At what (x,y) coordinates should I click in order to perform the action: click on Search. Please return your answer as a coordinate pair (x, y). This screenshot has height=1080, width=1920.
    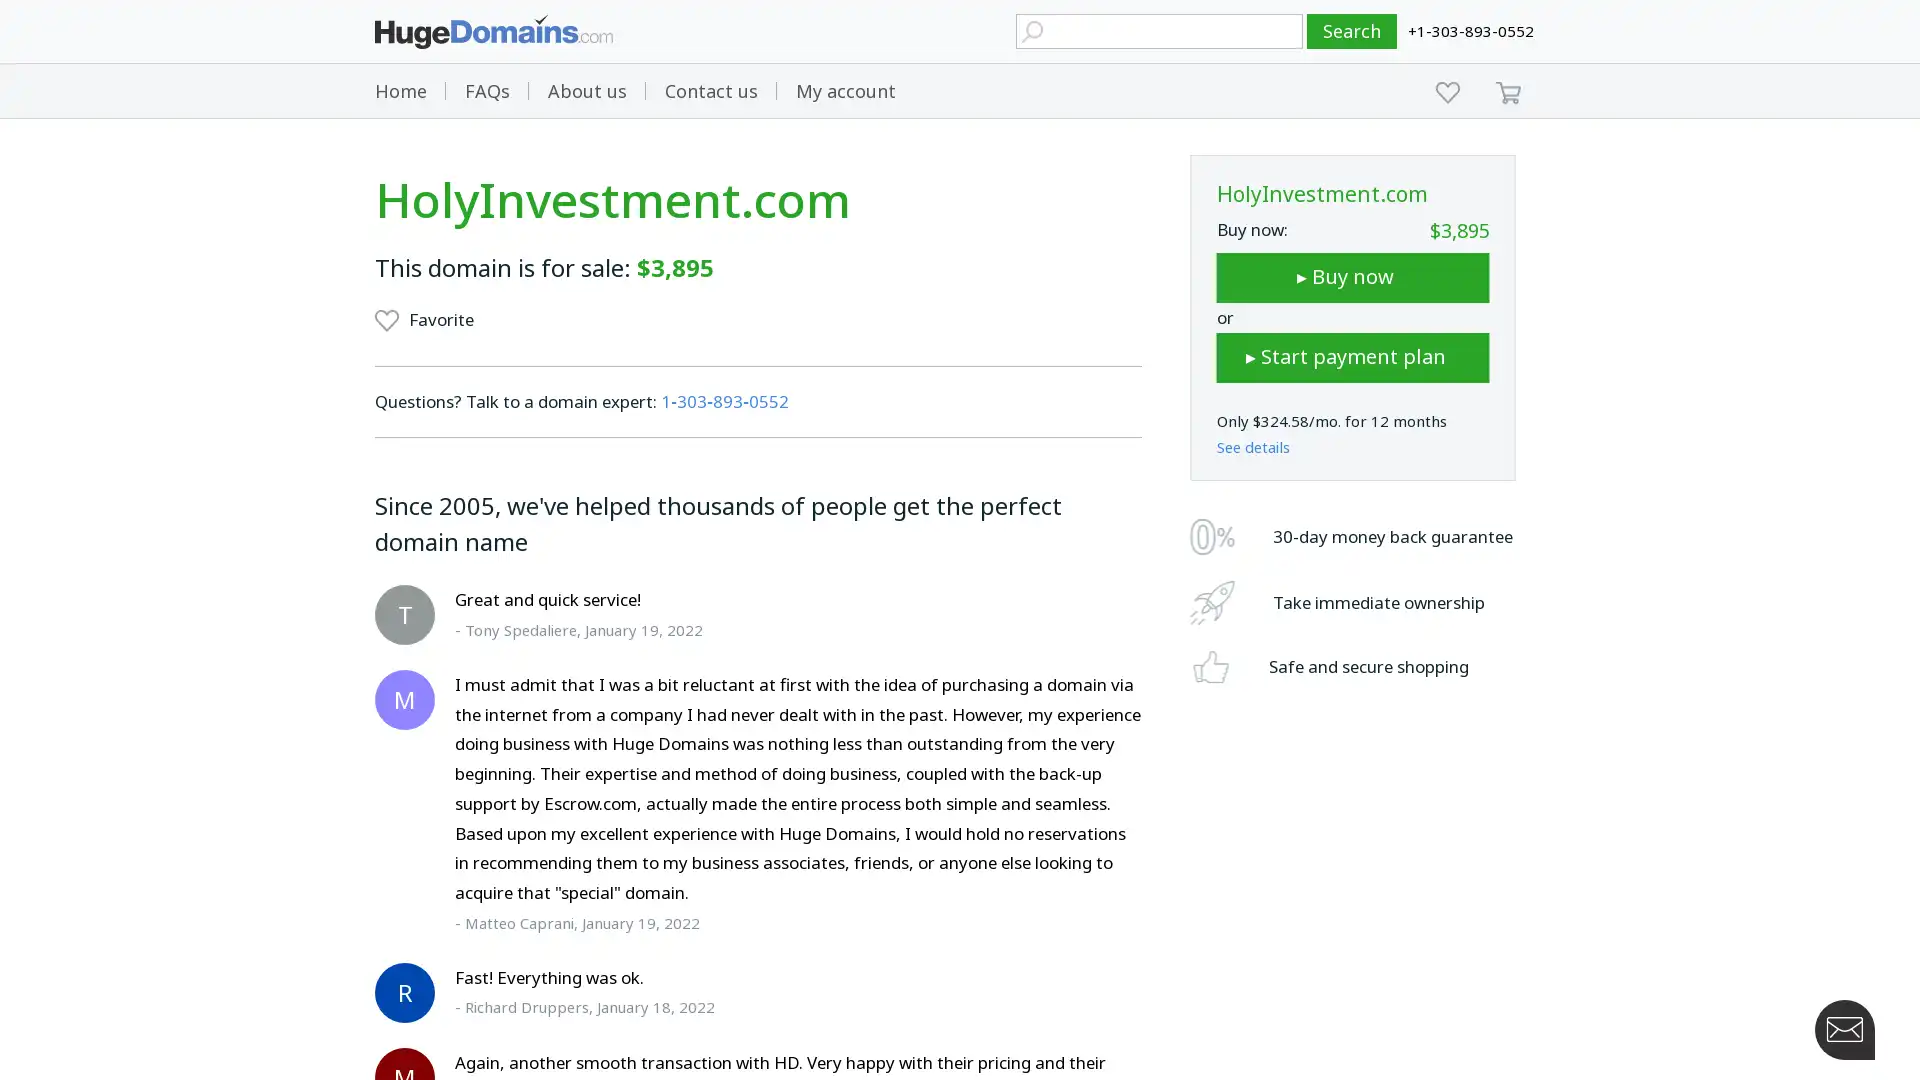
    Looking at the image, I should click on (1352, 31).